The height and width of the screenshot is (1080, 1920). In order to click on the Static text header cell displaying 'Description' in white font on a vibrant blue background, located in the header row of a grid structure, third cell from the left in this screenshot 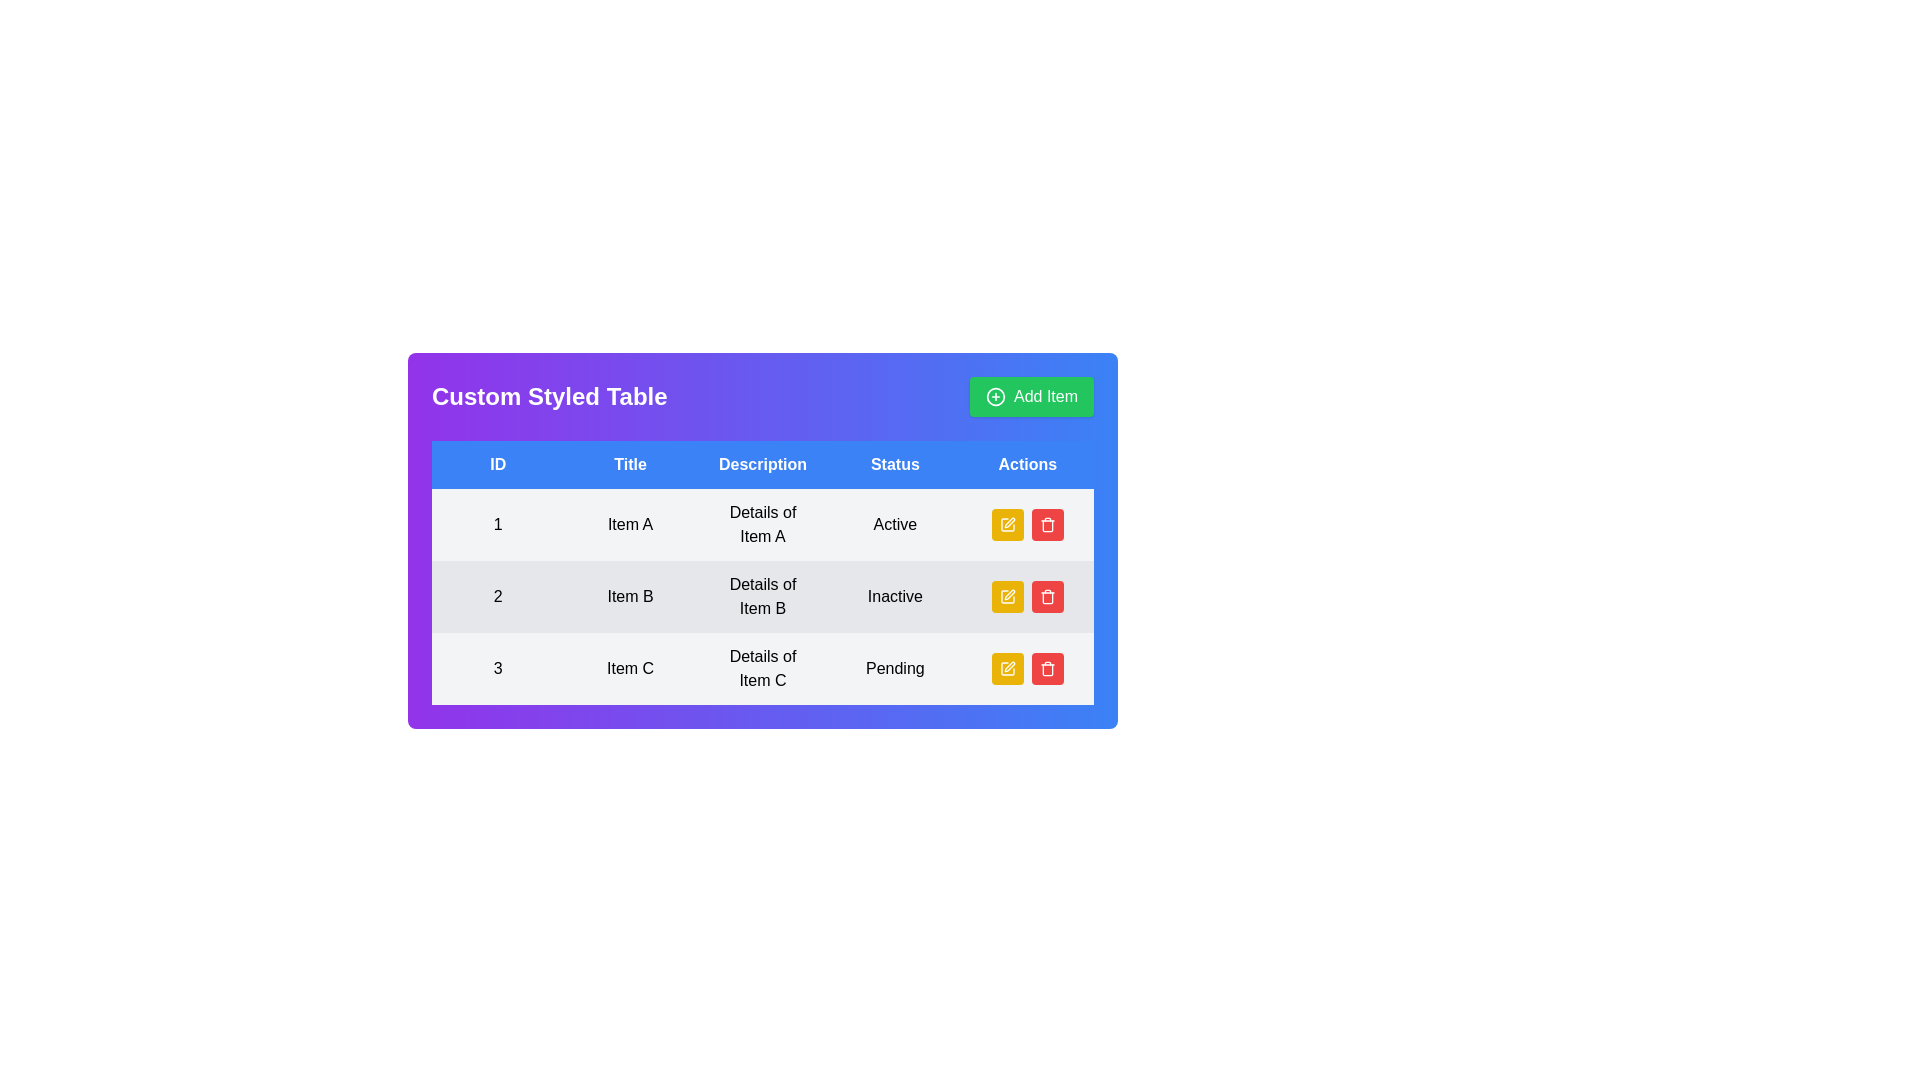, I will do `click(762, 465)`.